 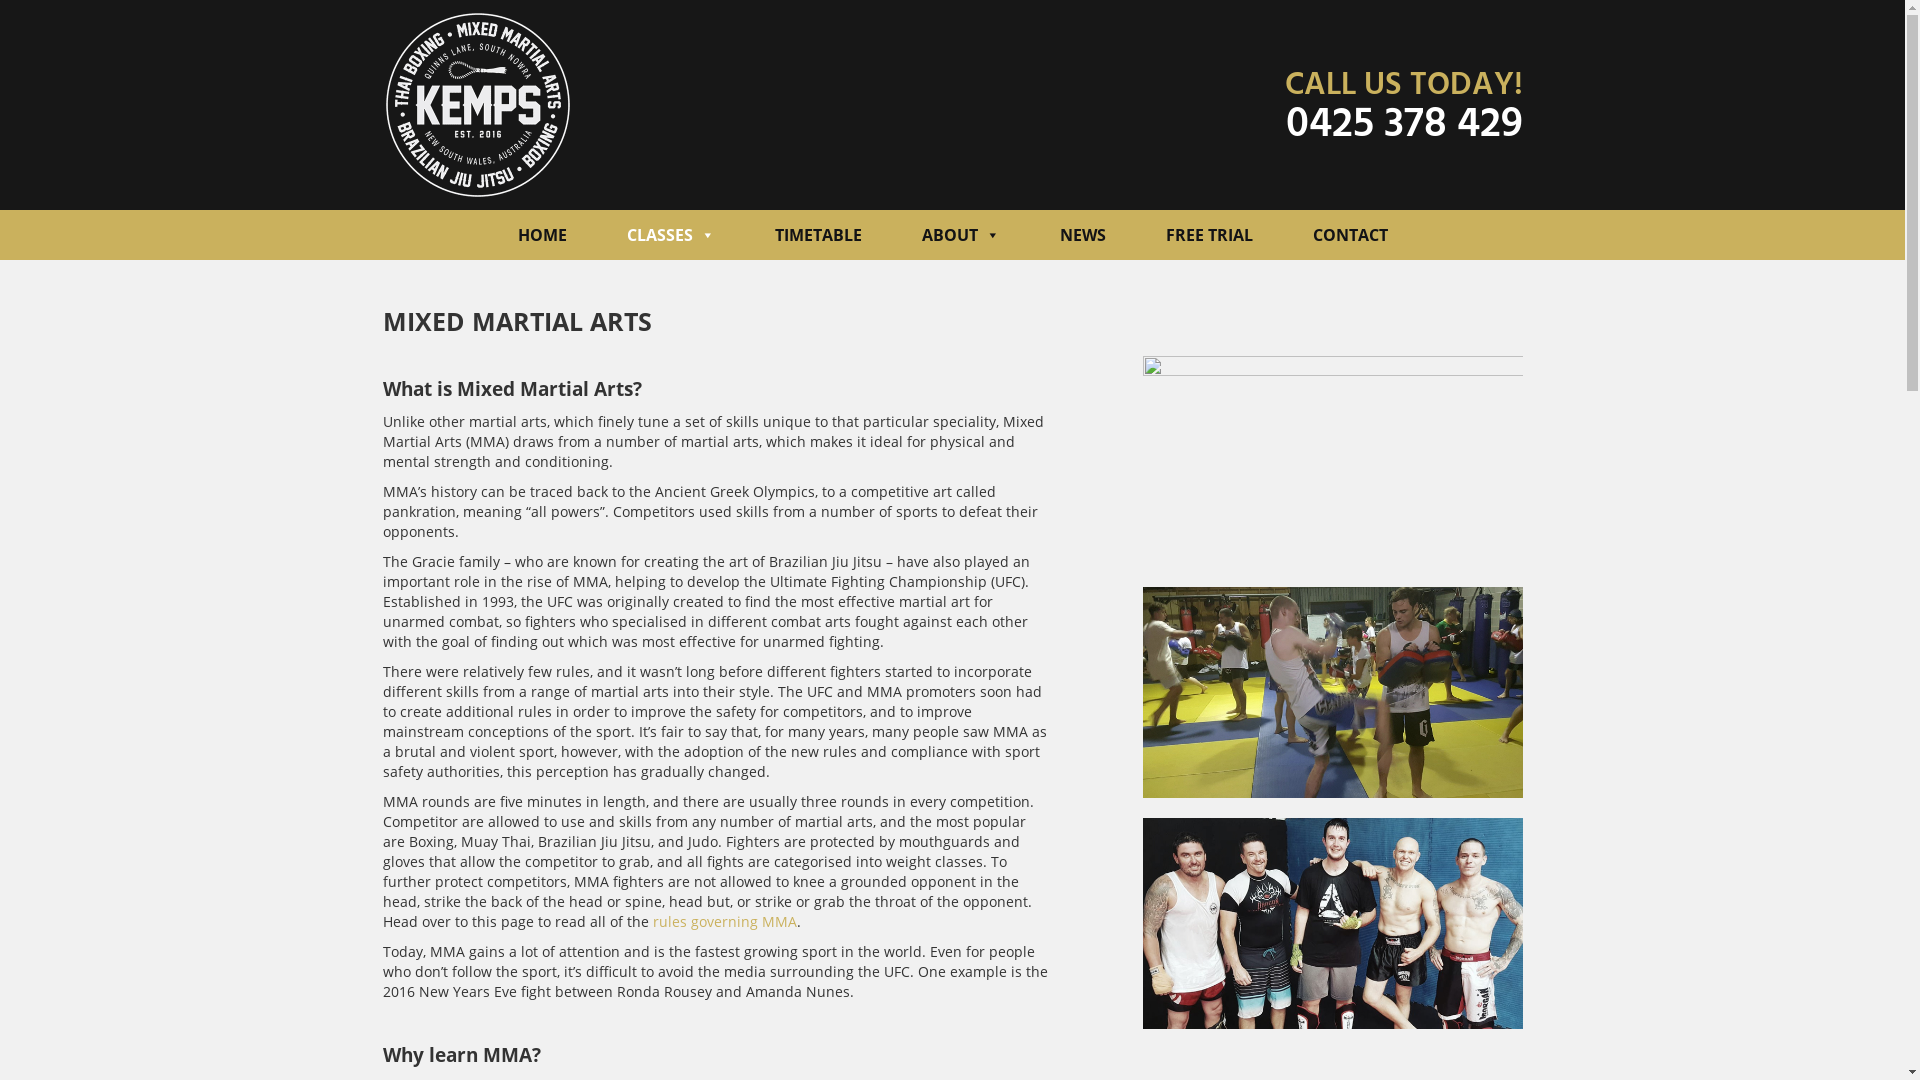 What do you see at coordinates (670, 234) in the screenshot?
I see `'CLASSES'` at bounding box center [670, 234].